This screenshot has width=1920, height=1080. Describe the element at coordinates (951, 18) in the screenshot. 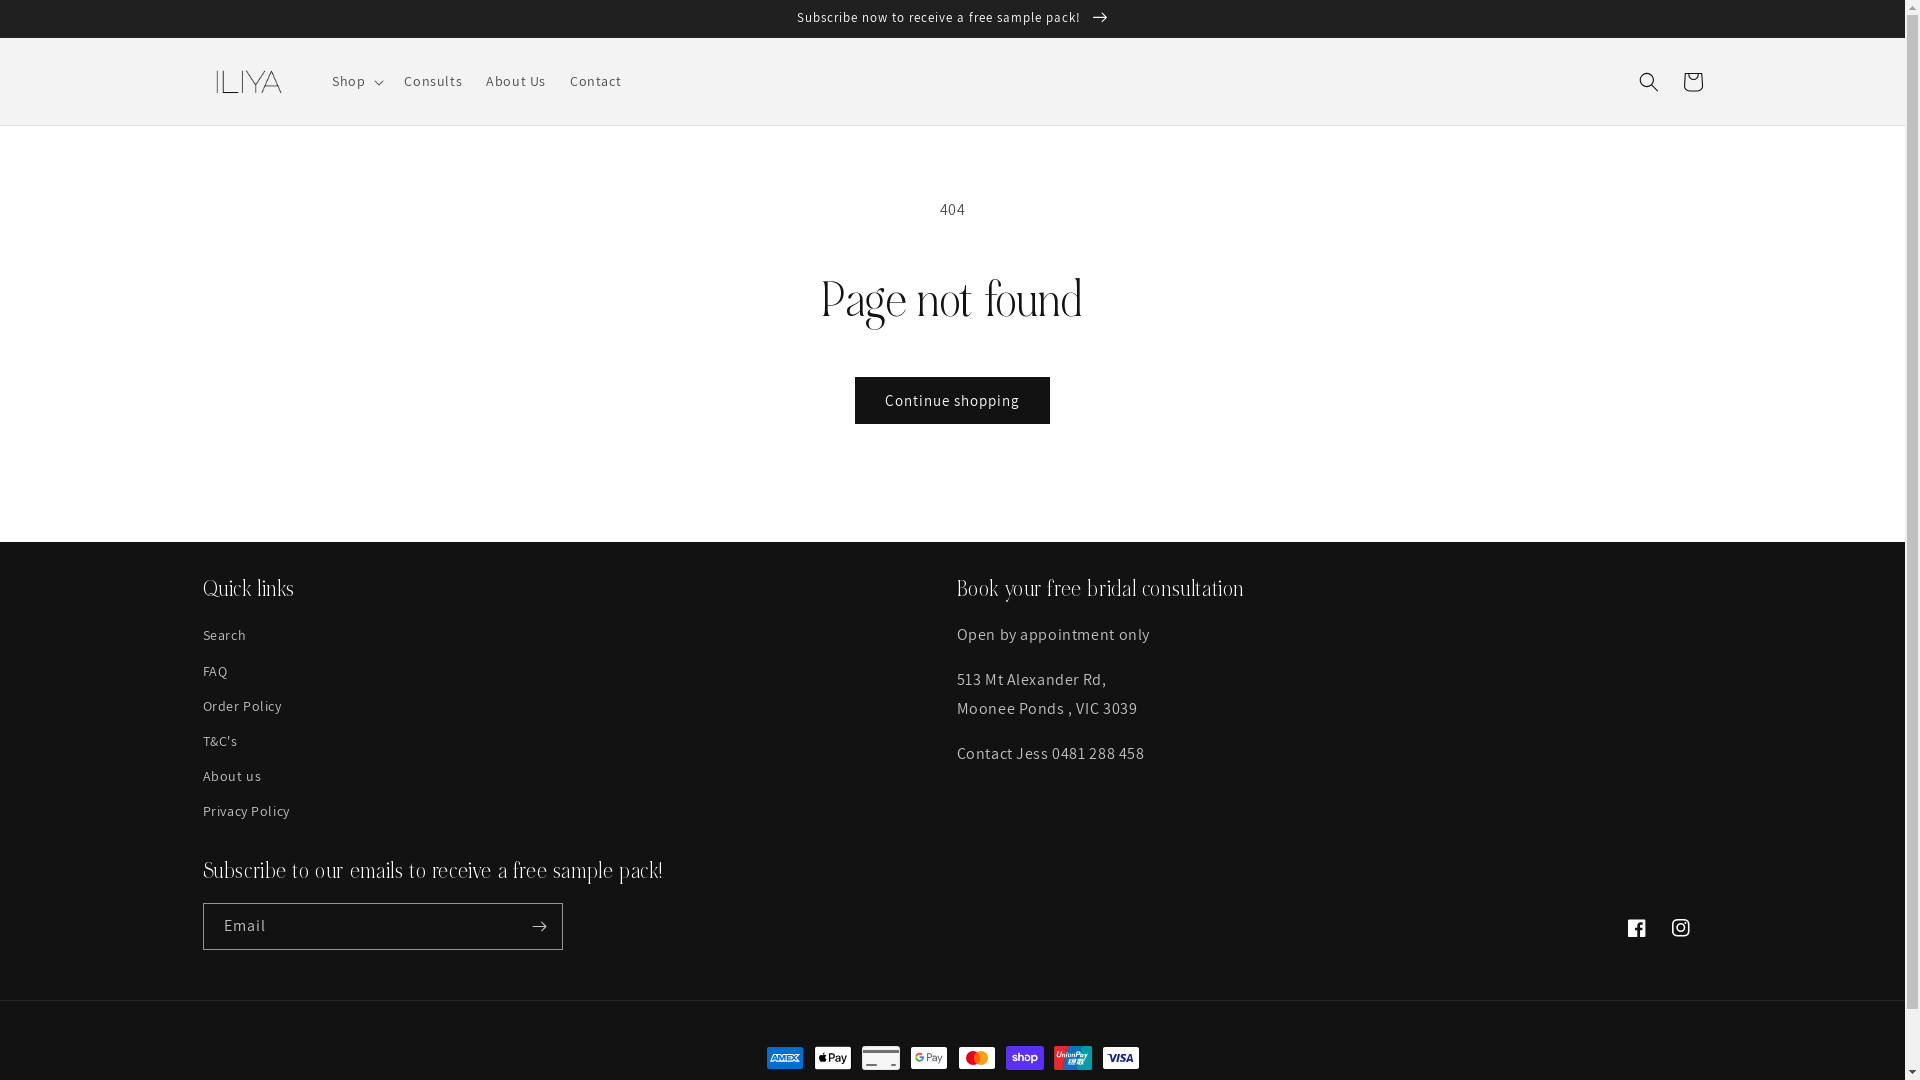

I see `'Subscribe now to receive a free sample pack!'` at that location.